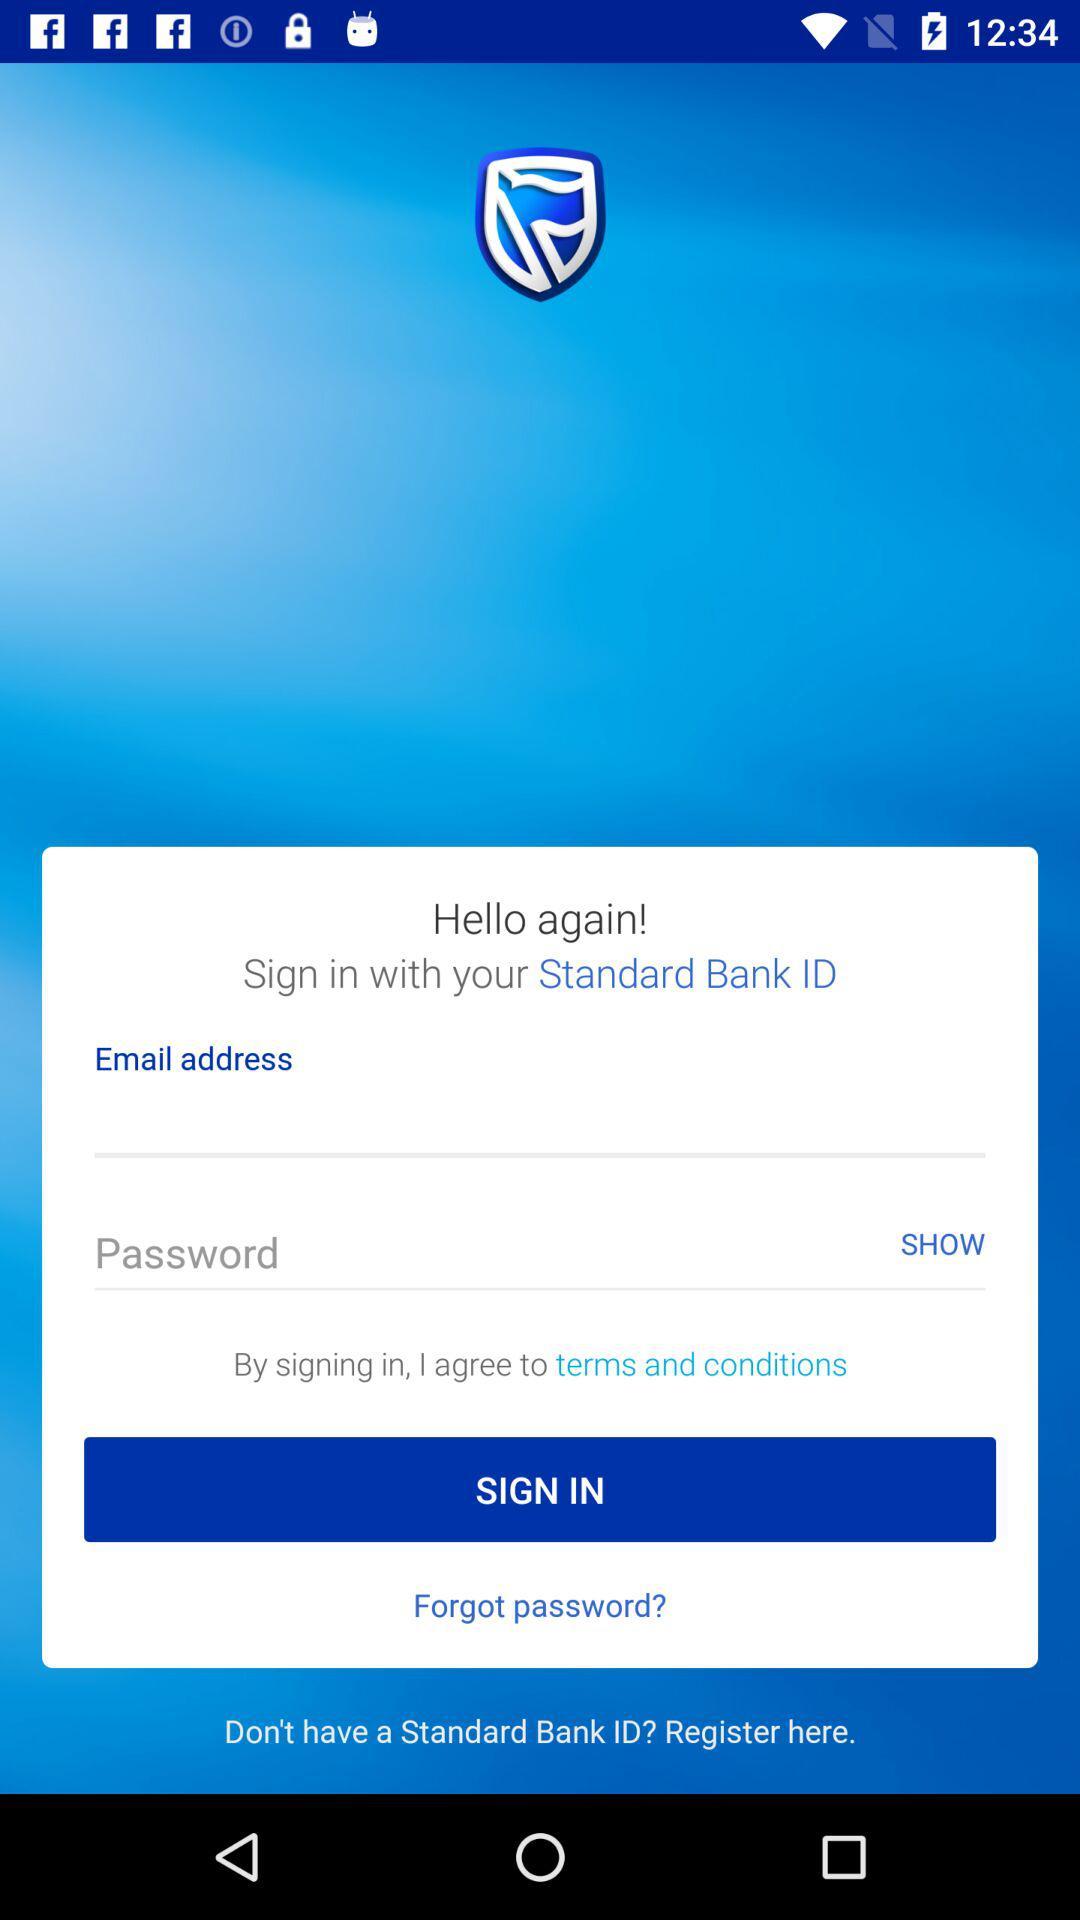 The height and width of the screenshot is (1920, 1080). Describe the element at coordinates (540, 1256) in the screenshot. I see `password` at that location.